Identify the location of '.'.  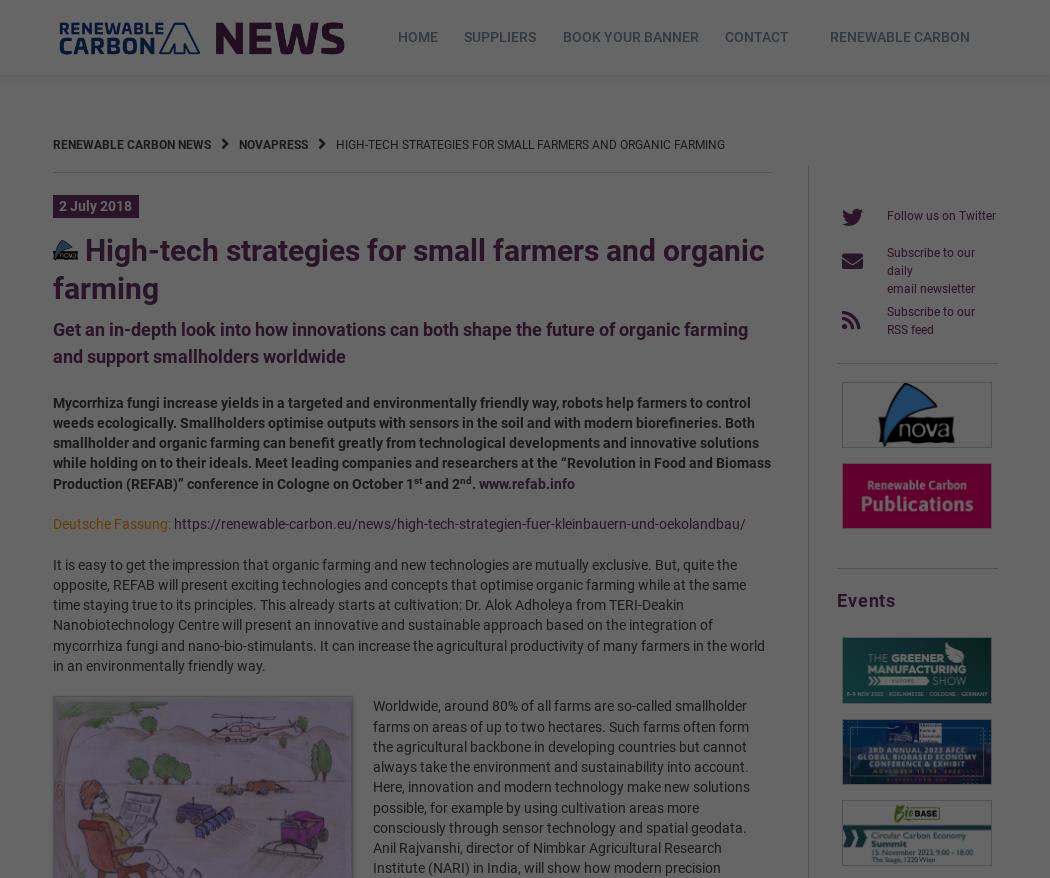
(474, 481).